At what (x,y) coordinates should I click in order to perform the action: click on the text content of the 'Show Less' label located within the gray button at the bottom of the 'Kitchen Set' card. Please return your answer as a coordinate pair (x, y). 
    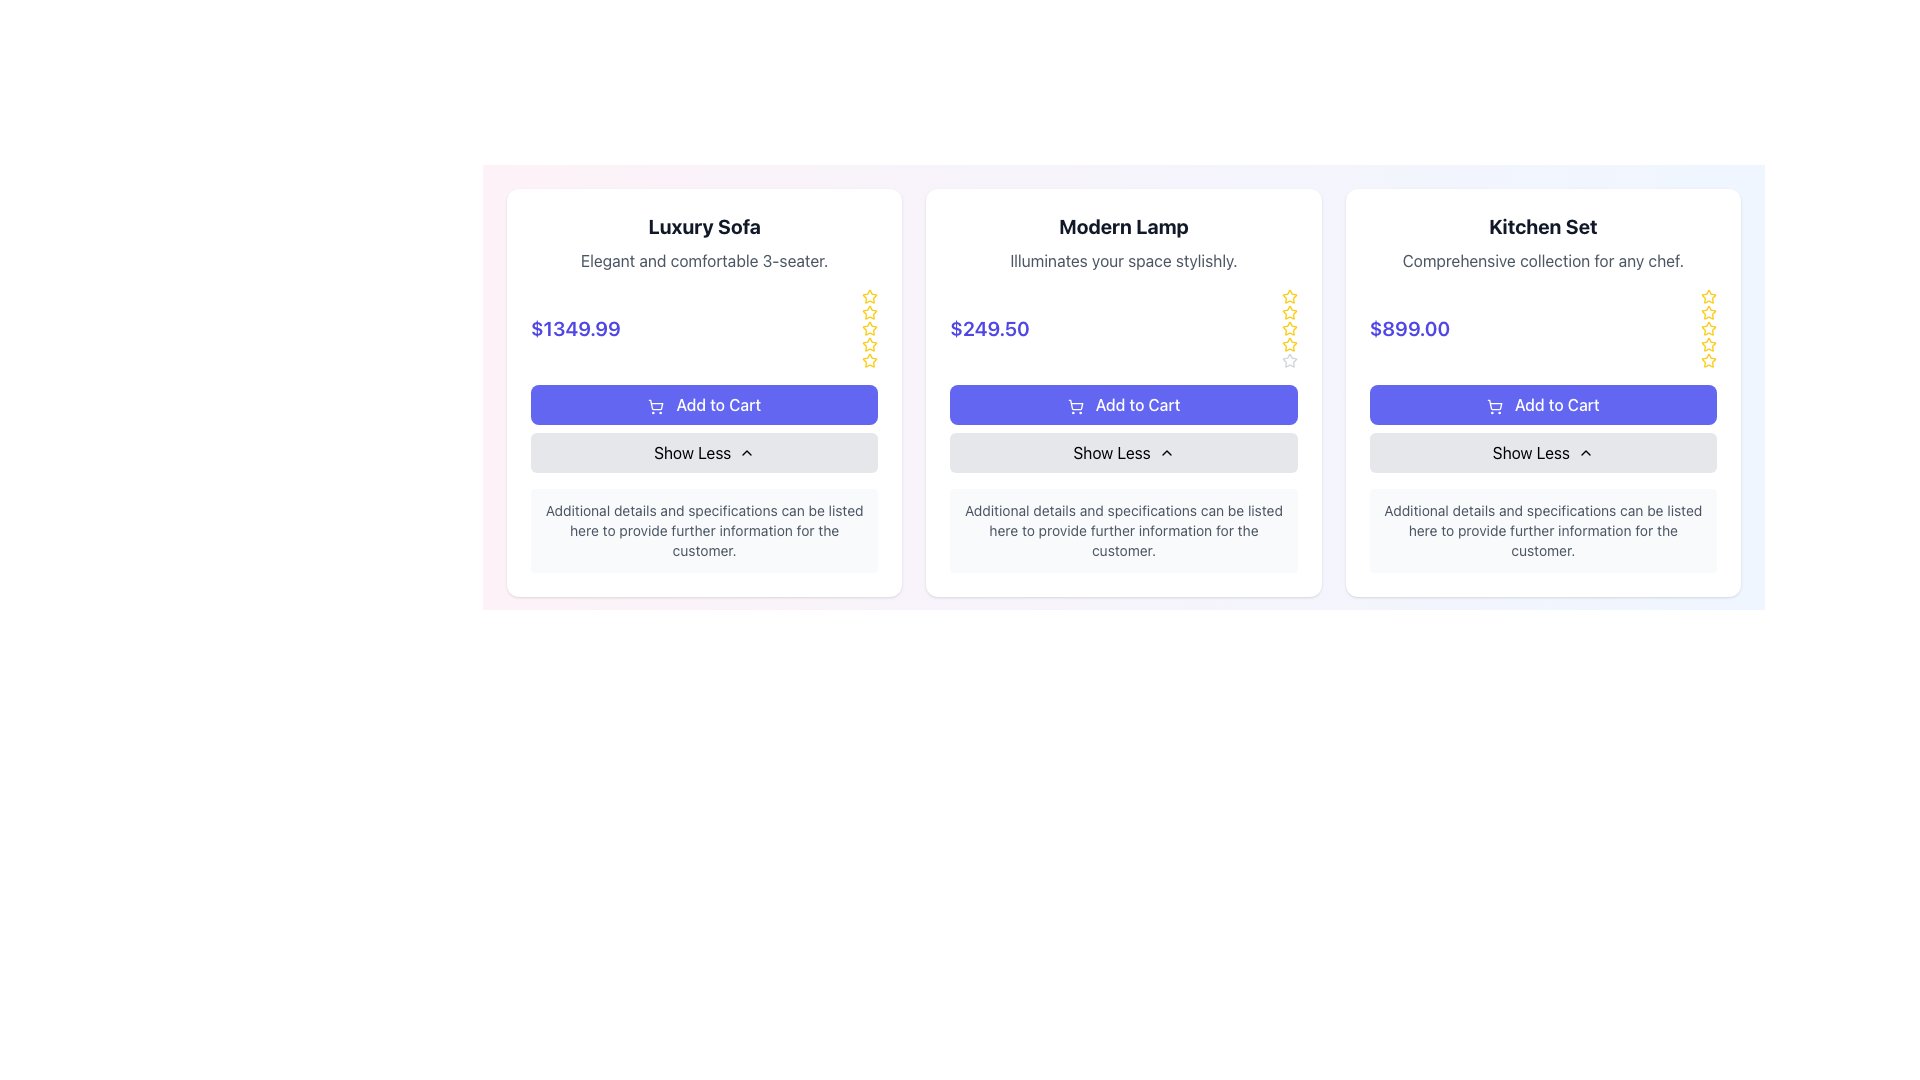
    Looking at the image, I should click on (1530, 452).